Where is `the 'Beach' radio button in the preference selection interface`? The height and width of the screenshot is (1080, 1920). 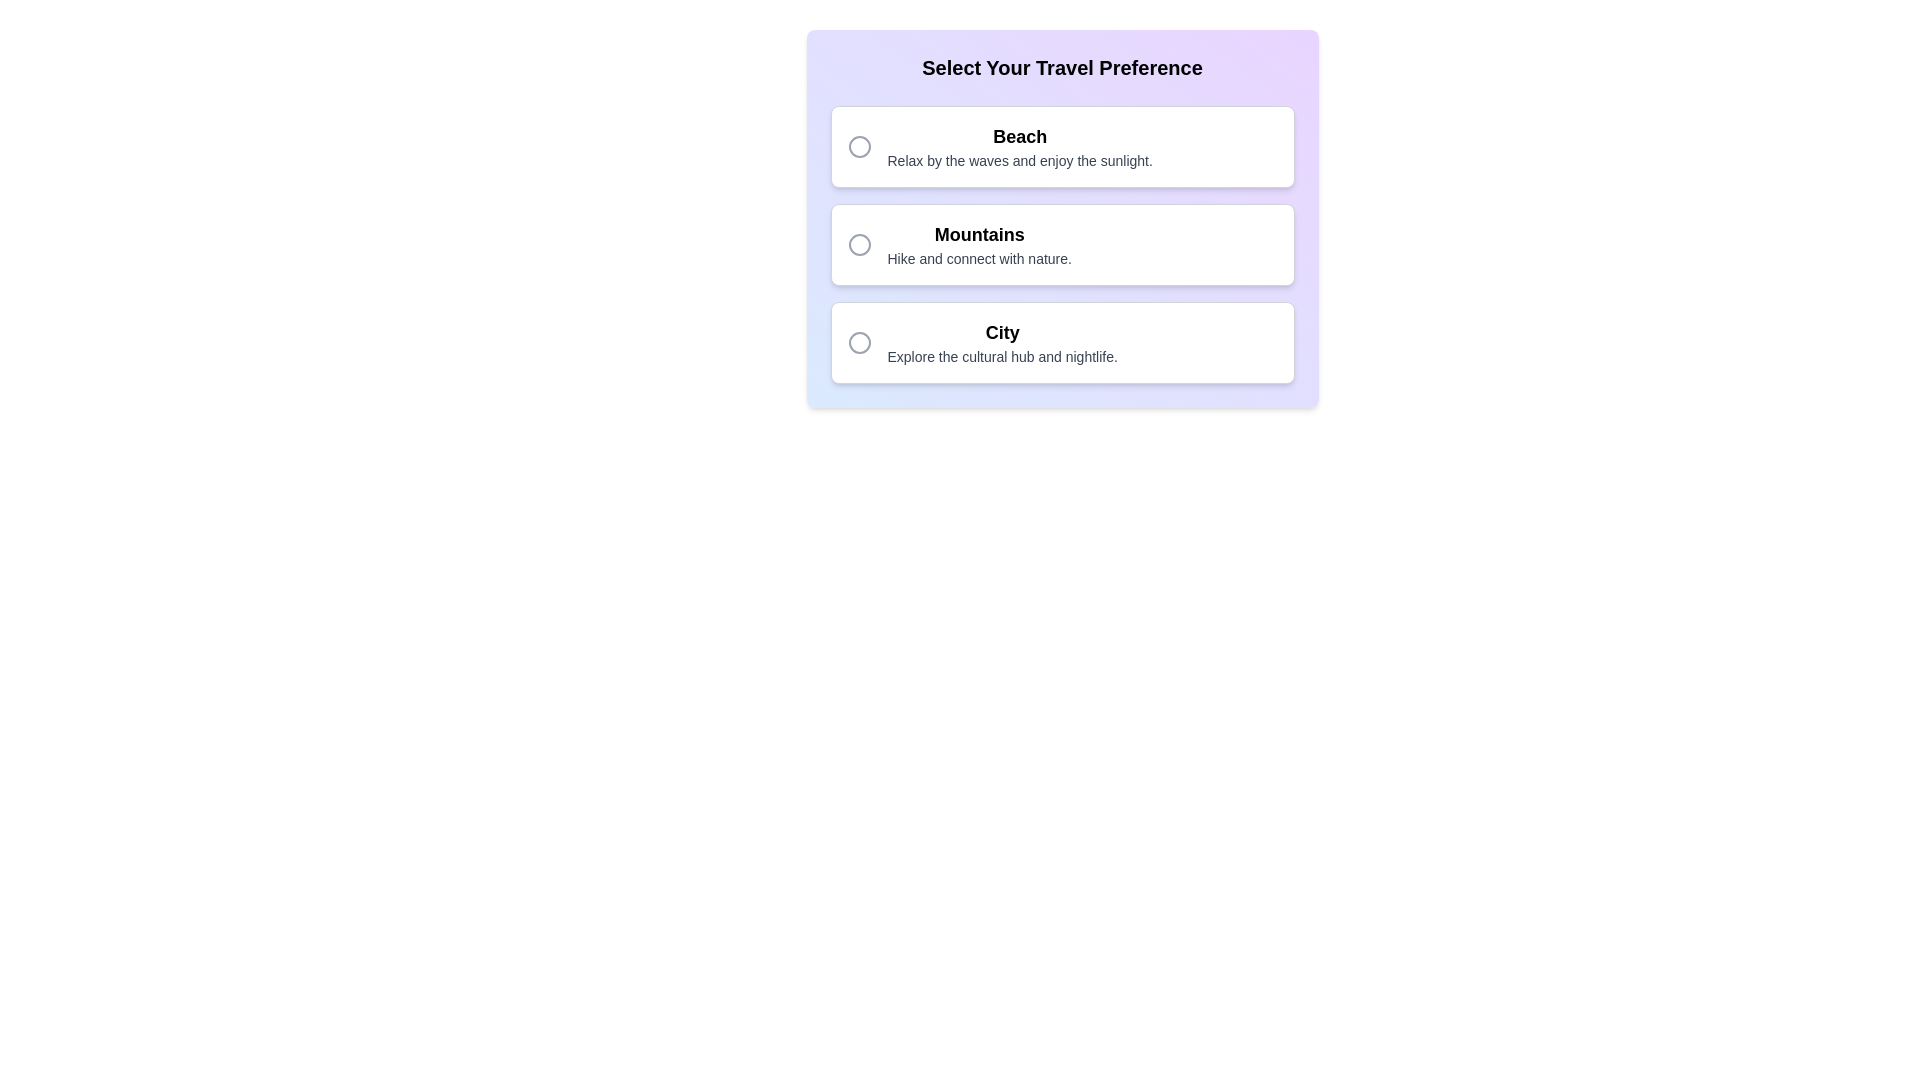
the 'Beach' radio button in the preference selection interface is located at coordinates (859, 145).